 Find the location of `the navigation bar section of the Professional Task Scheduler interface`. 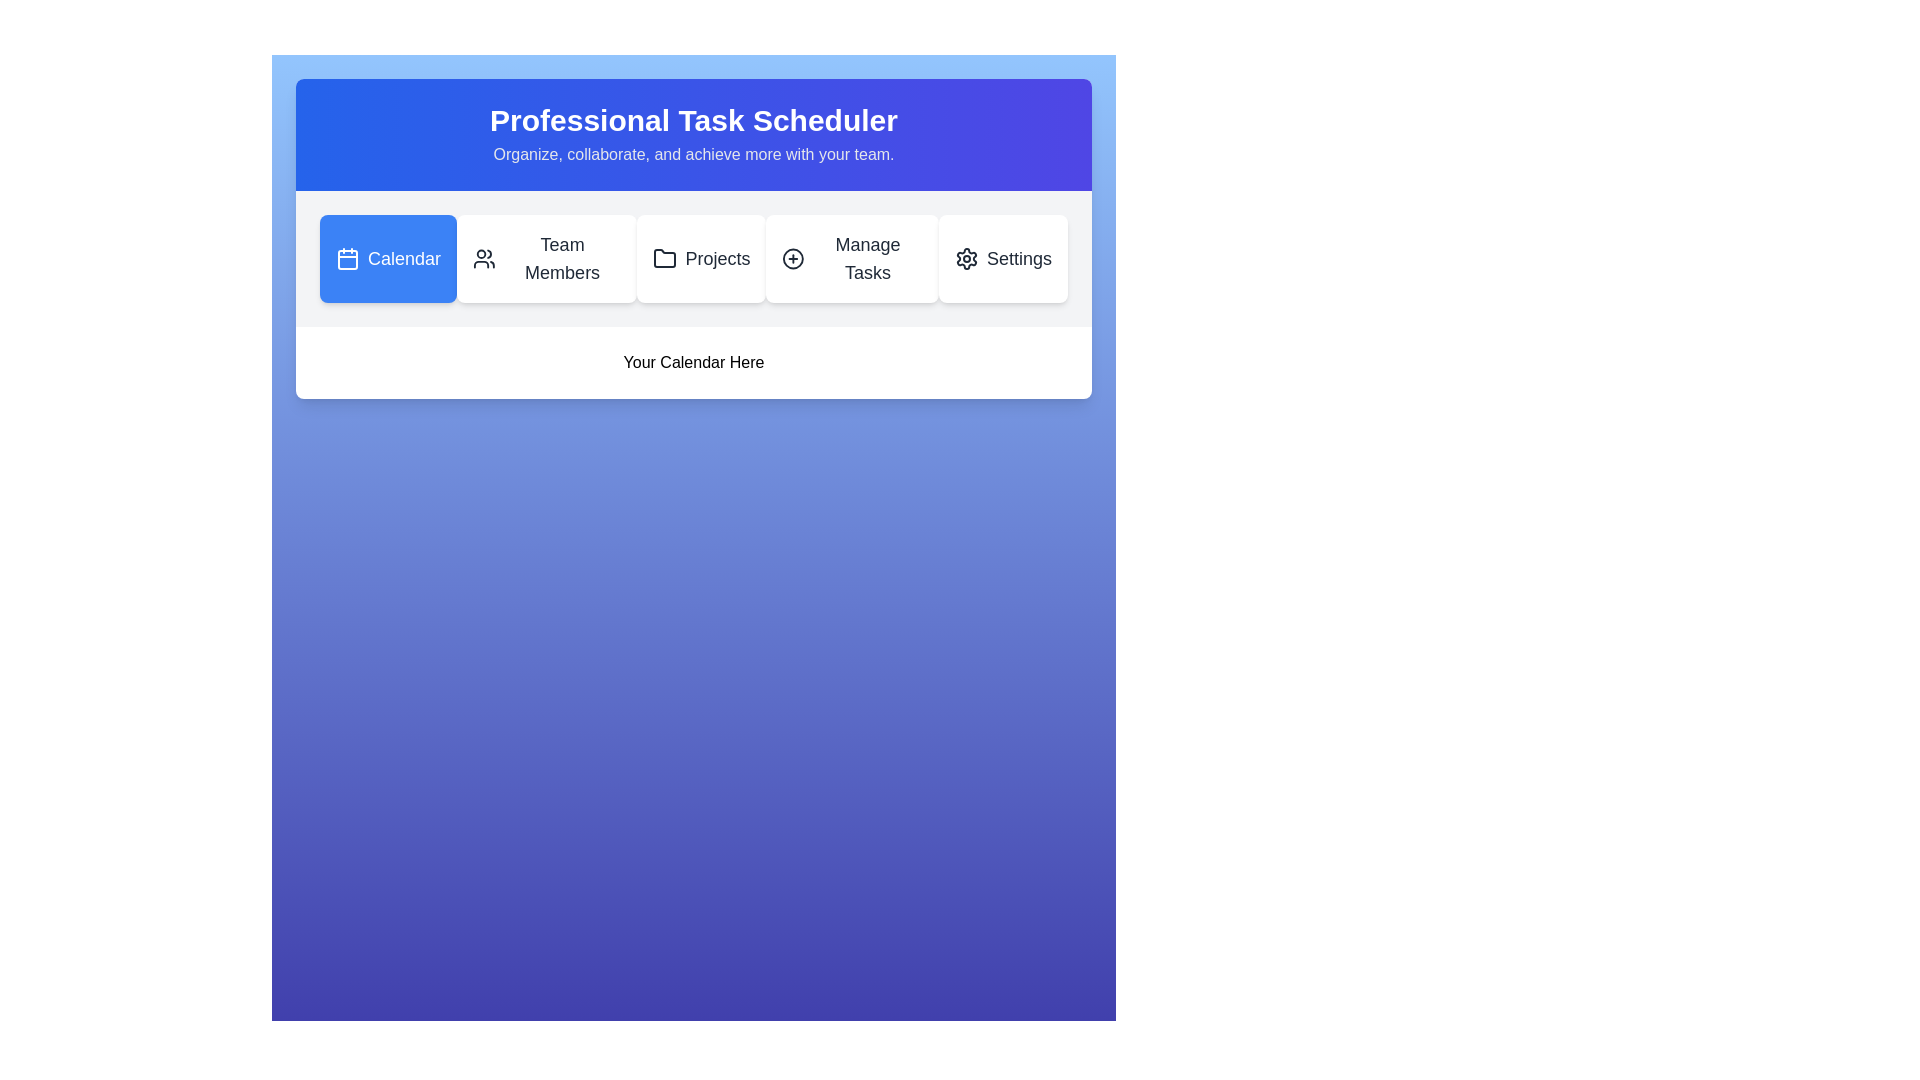

the navigation bar section of the Professional Task Scheduler interface is located at coordinates (694, 257).